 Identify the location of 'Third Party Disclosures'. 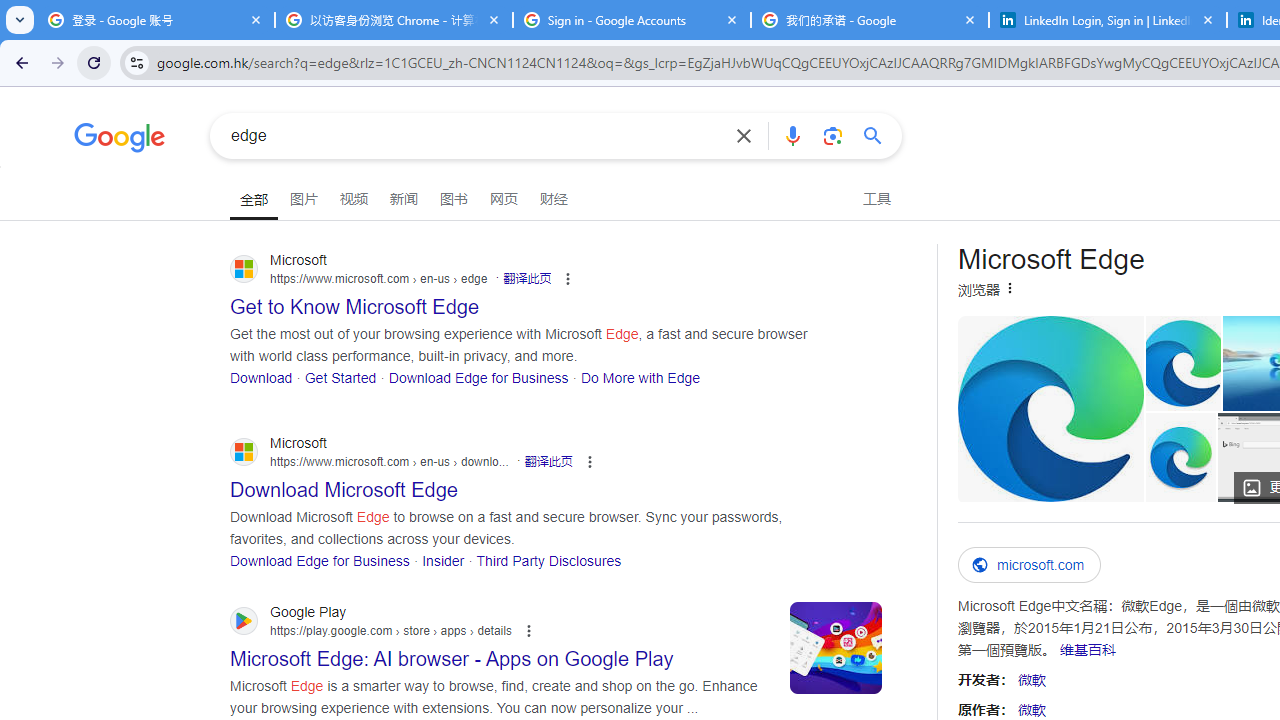
(549, 560).